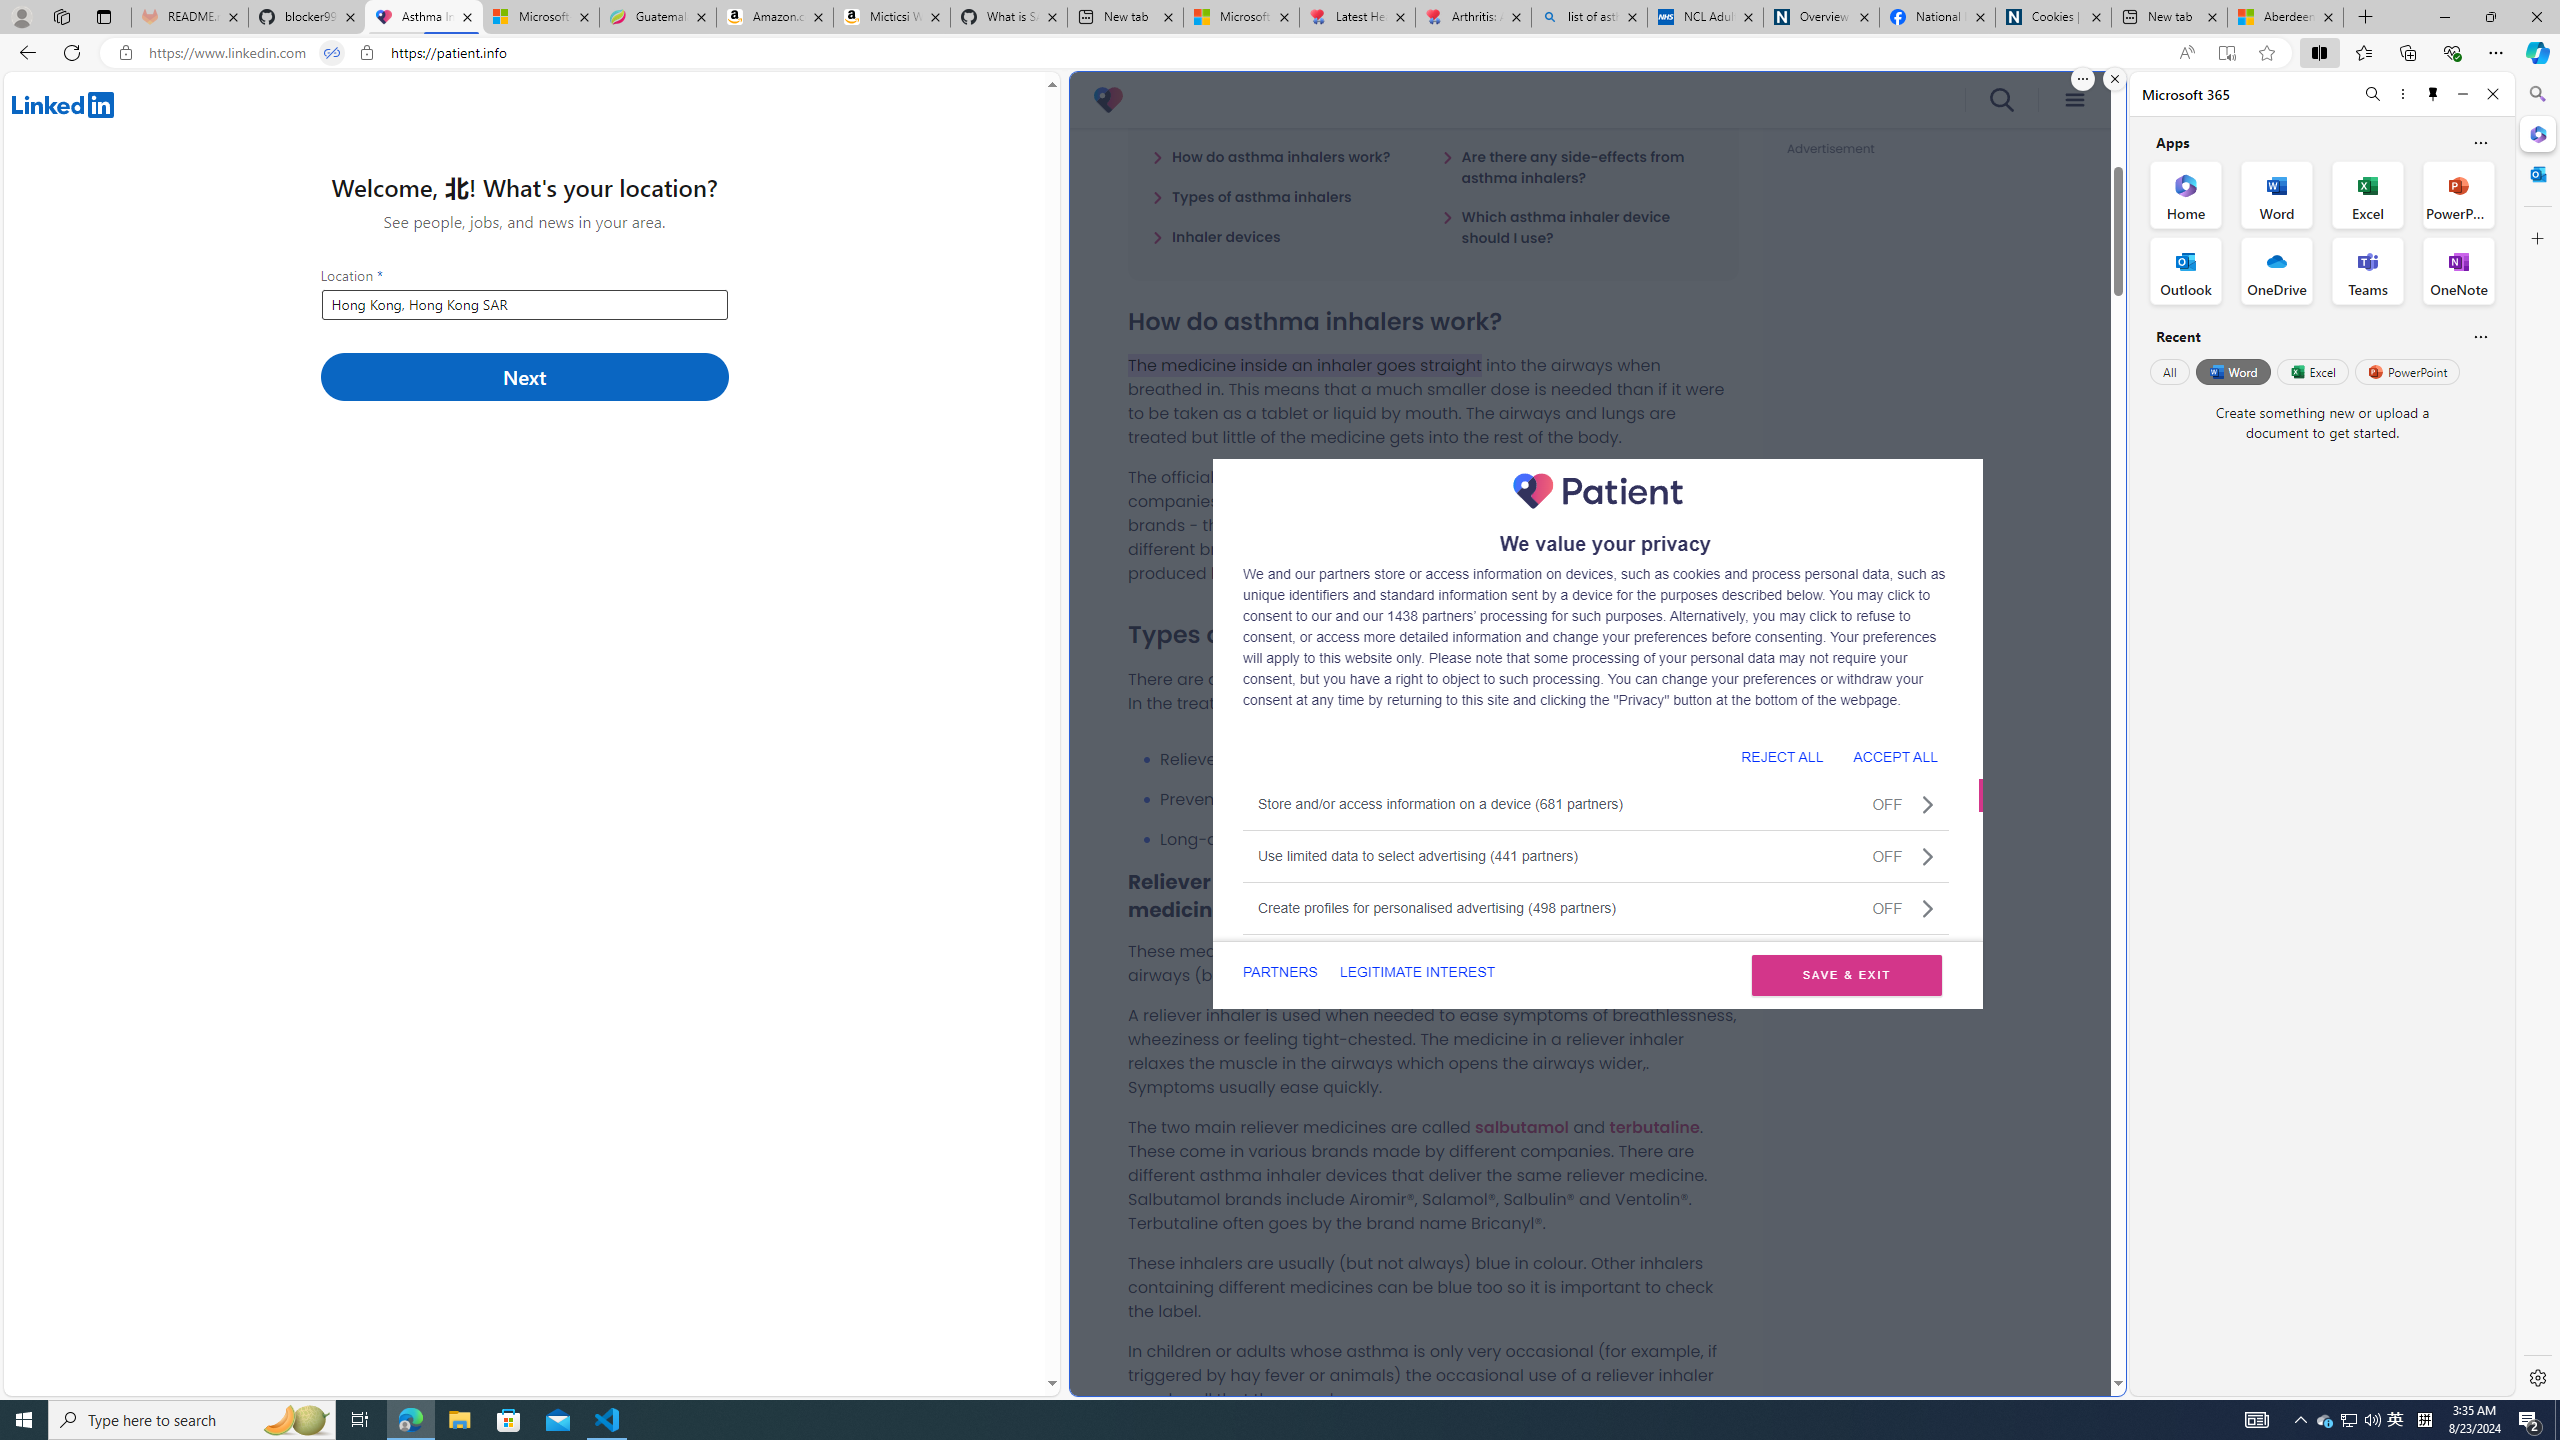 Image resolution: width=2560 pixels, height=1440 pixels. I want to click on 'SAVE & EXIT', so click(1846, 974).